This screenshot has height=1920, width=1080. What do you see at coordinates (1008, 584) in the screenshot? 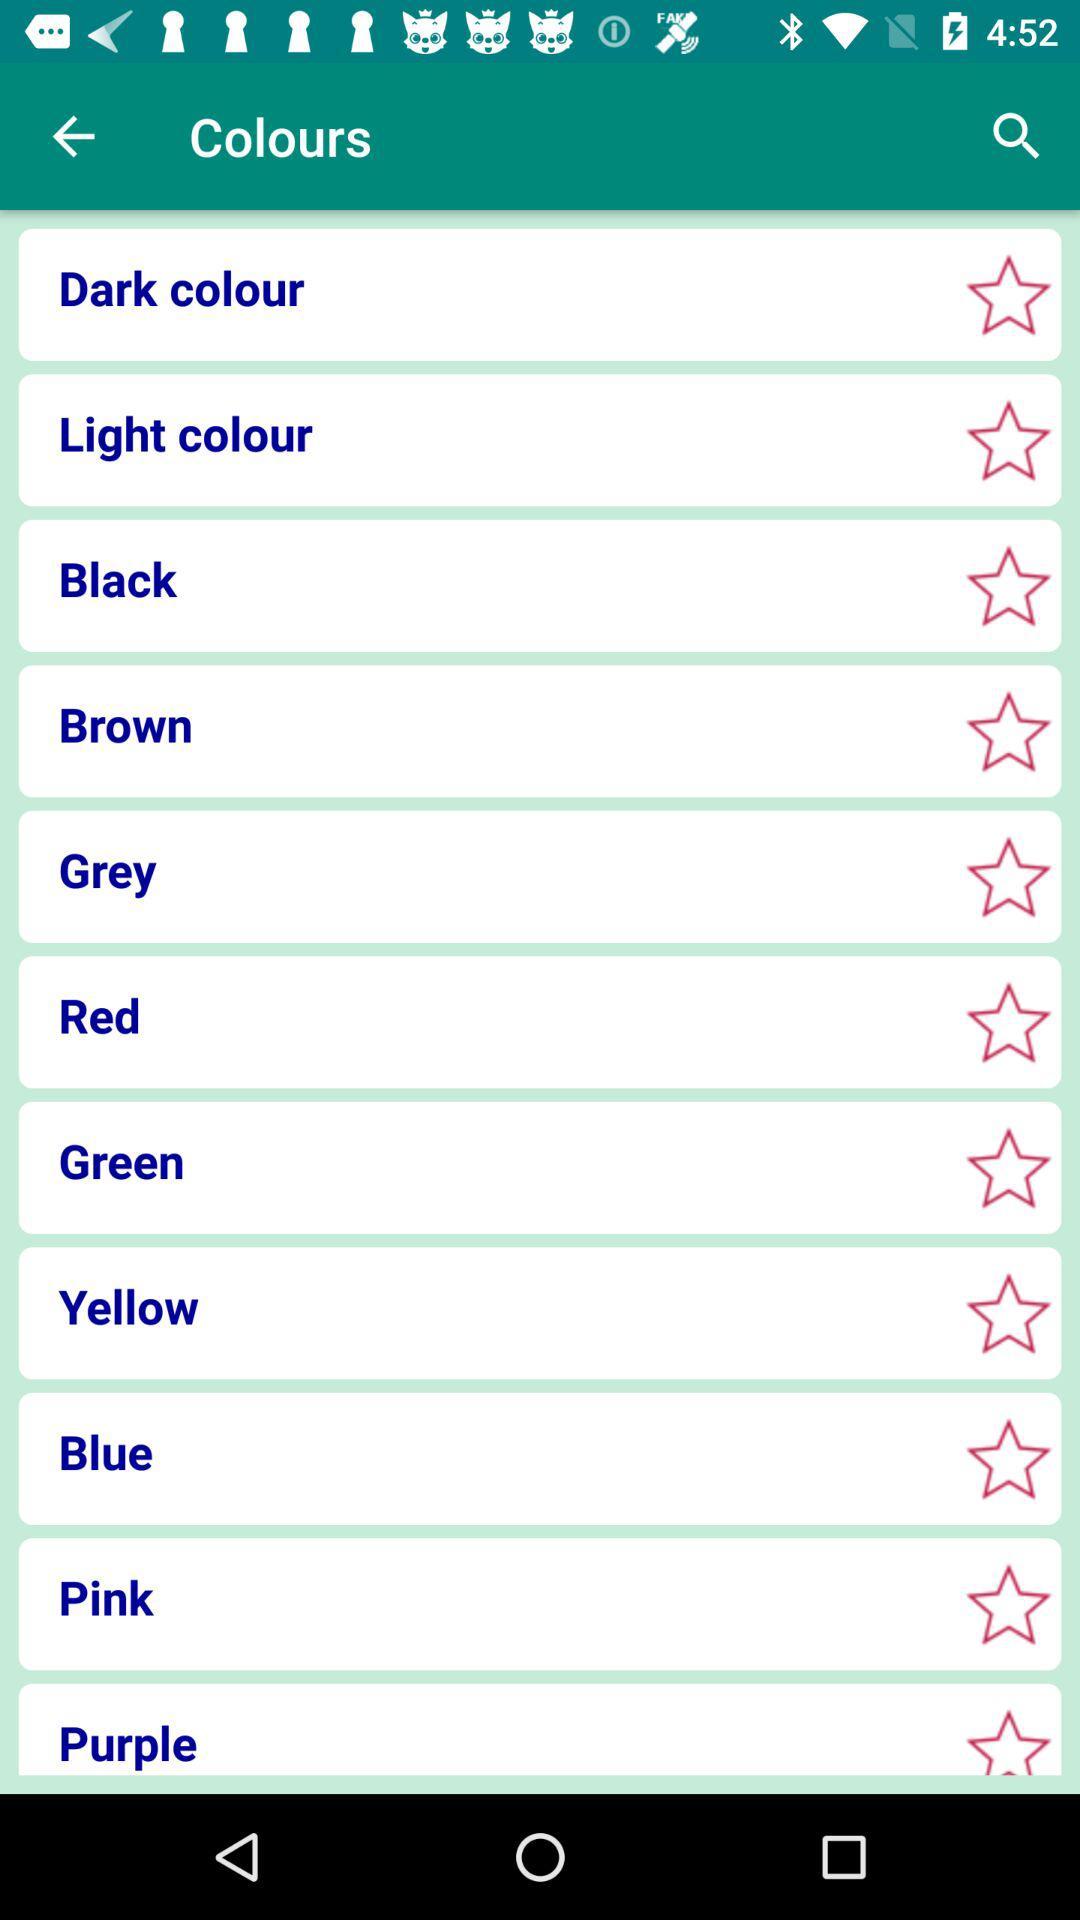
I see `favorite` at bounding box center [1008, 584].